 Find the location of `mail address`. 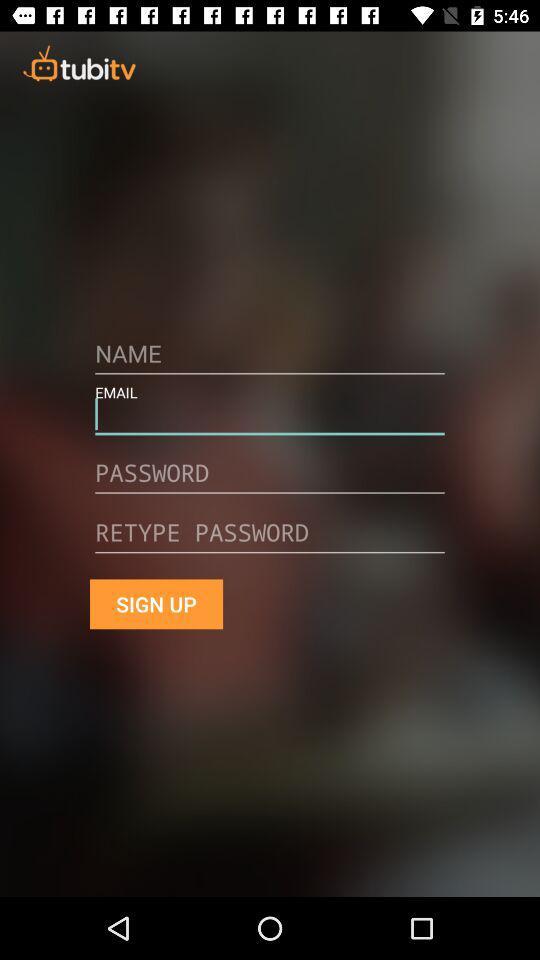

mail address is located at coordinates (270, 539).